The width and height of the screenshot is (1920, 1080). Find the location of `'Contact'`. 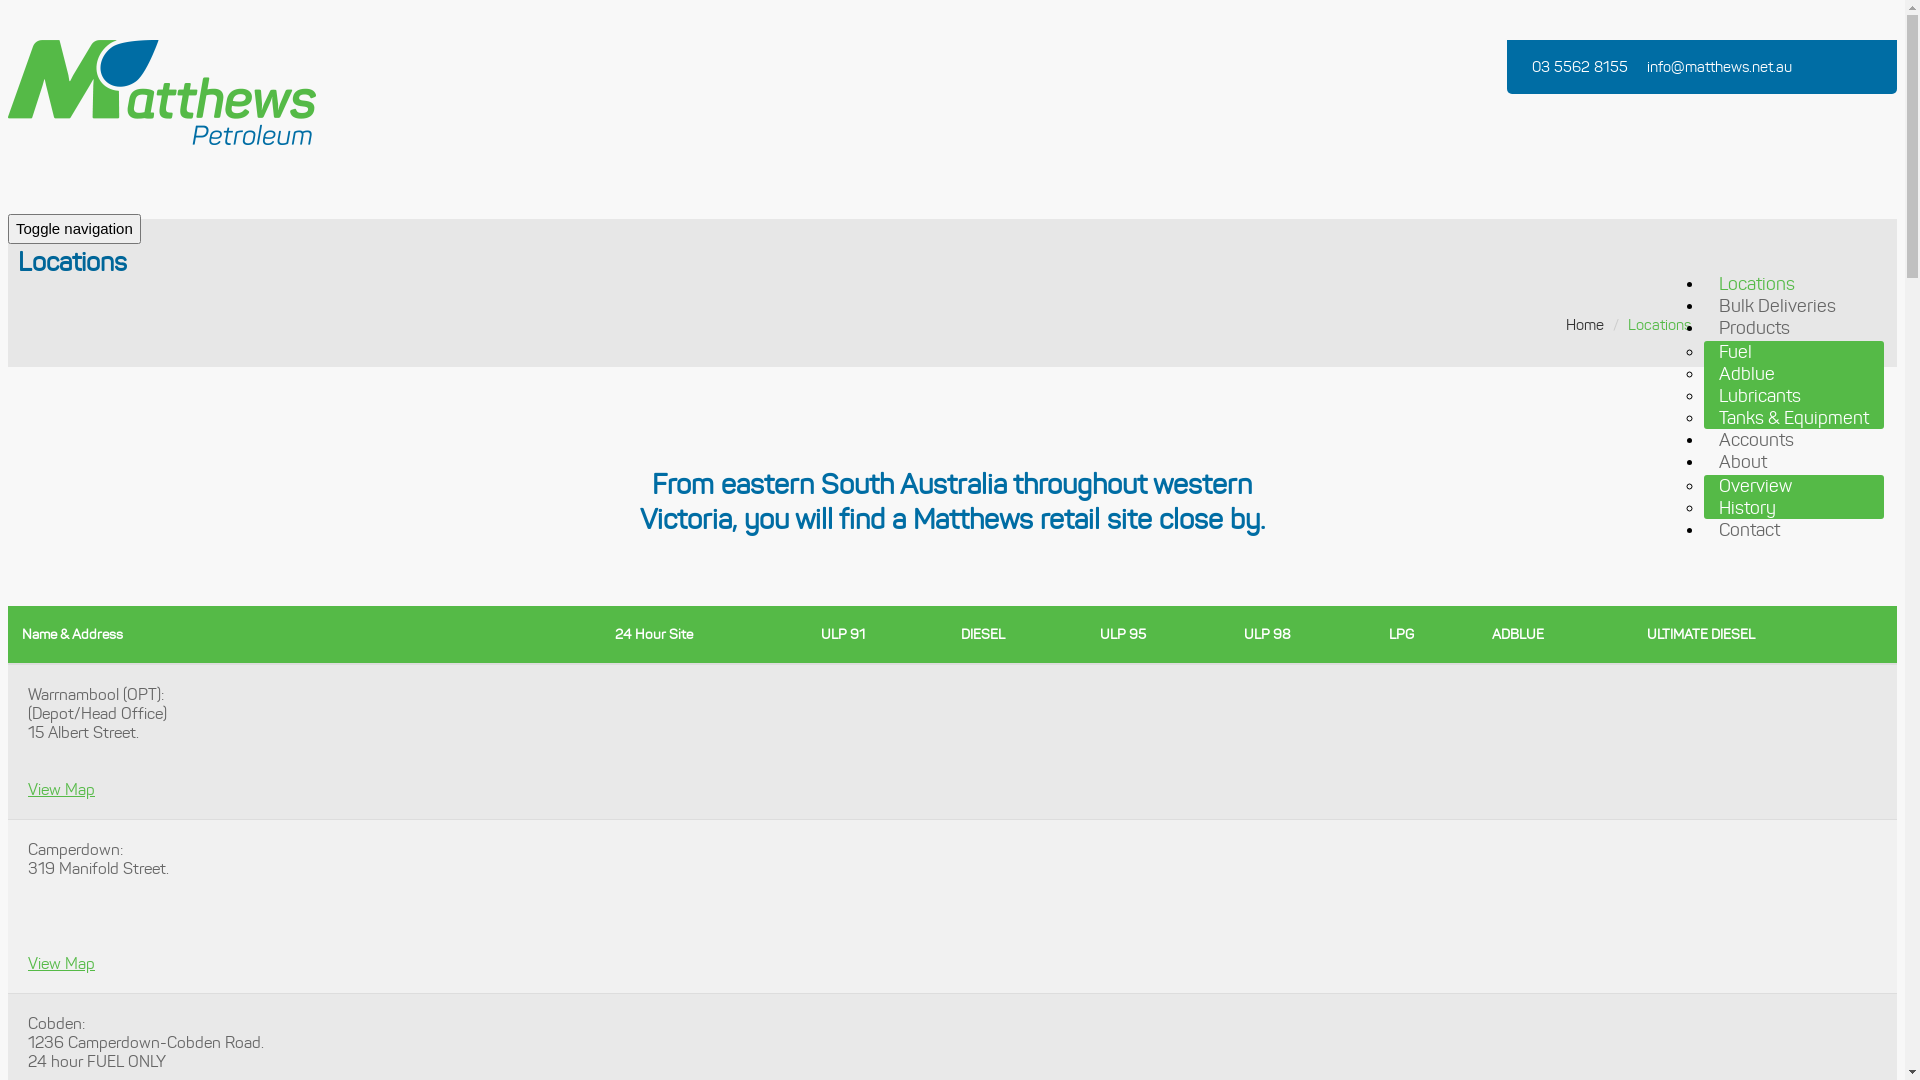

'Contact' is located at coordinates (1748, 528).